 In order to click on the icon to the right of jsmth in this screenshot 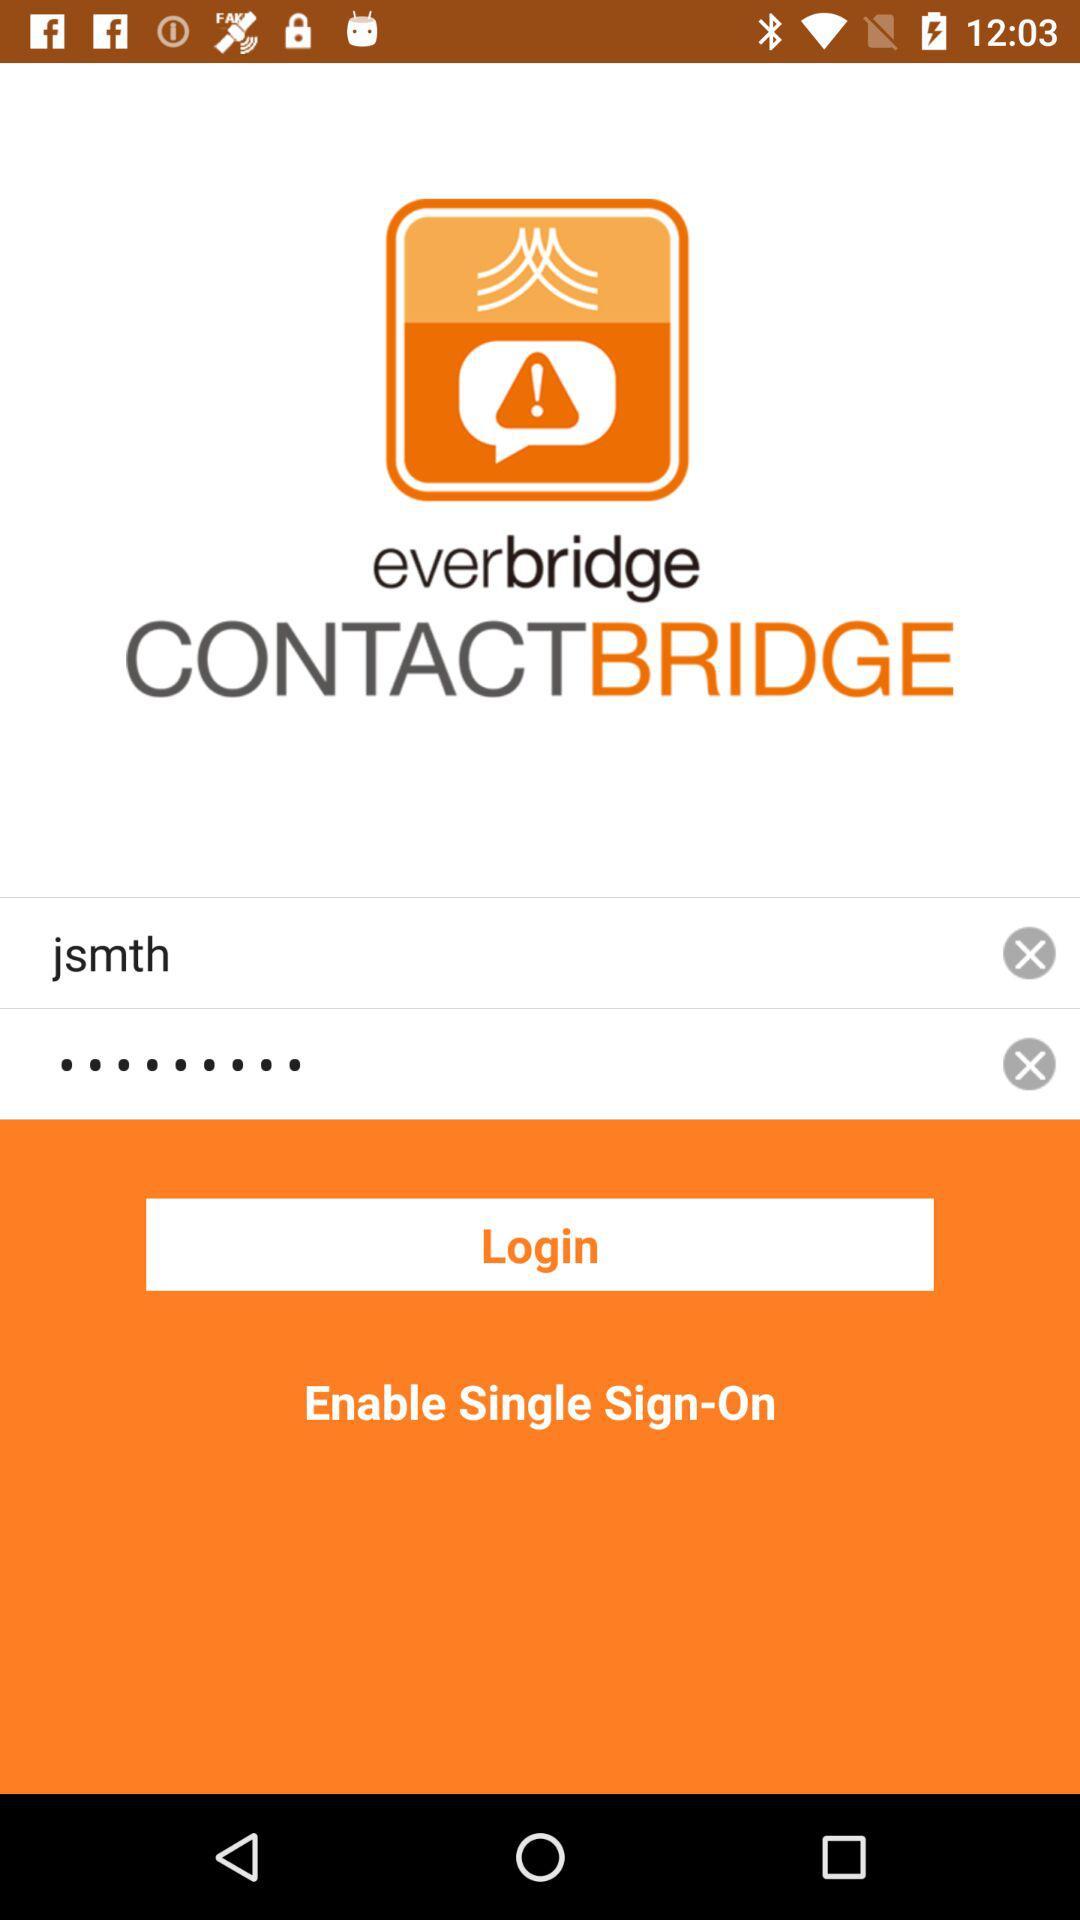, I will do `click(1029, 1062)`.